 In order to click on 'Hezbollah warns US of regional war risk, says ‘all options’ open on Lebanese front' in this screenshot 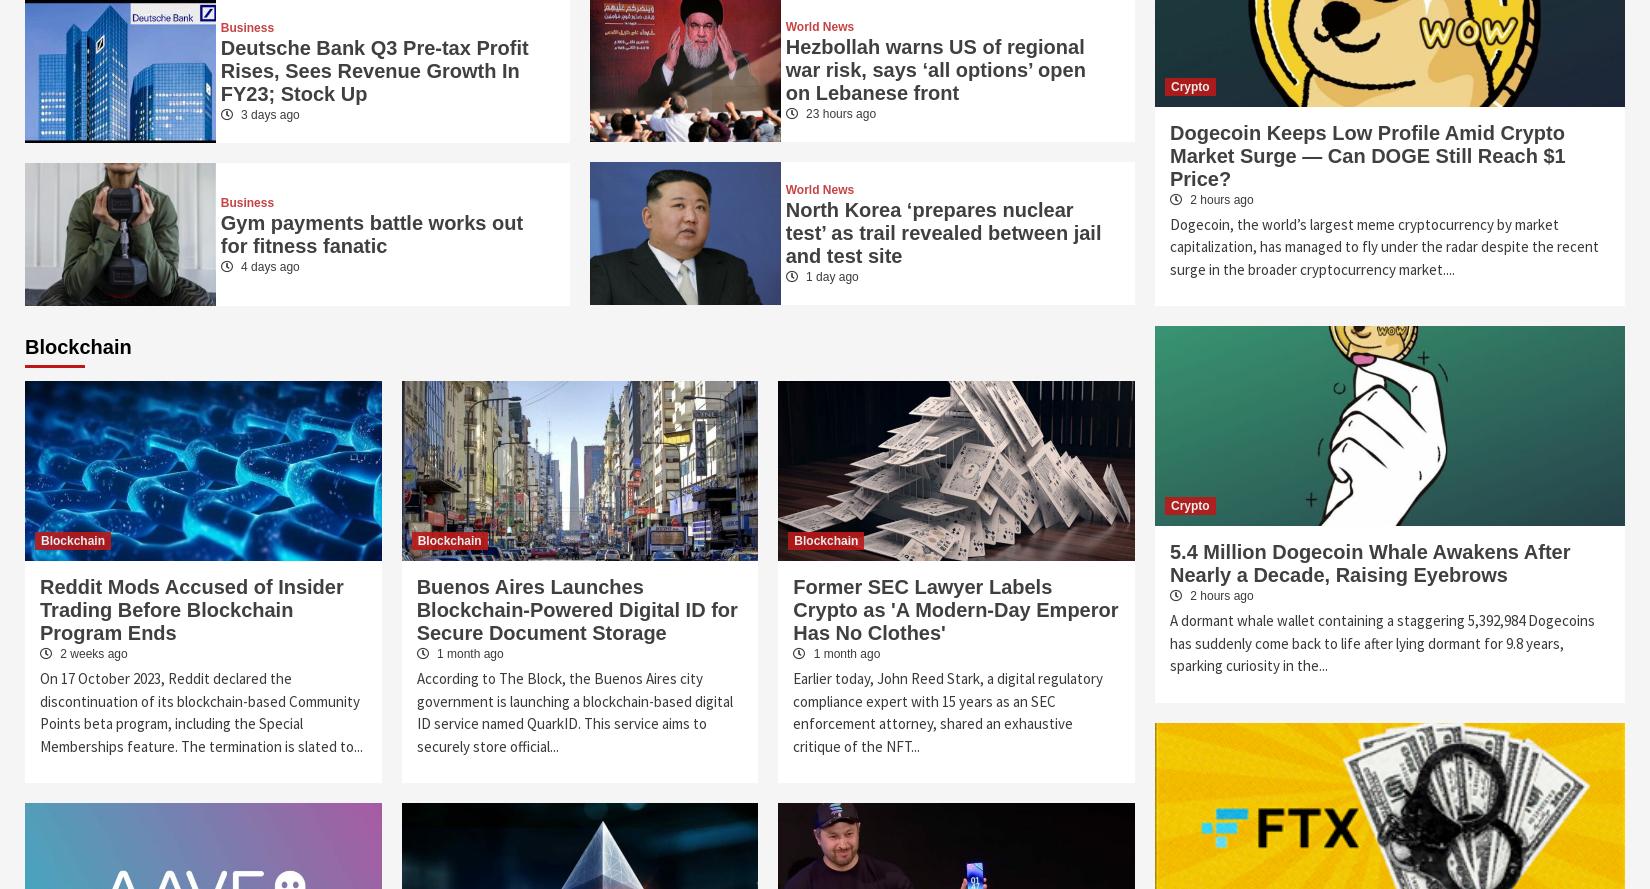, I will do `click(935, 68)`.